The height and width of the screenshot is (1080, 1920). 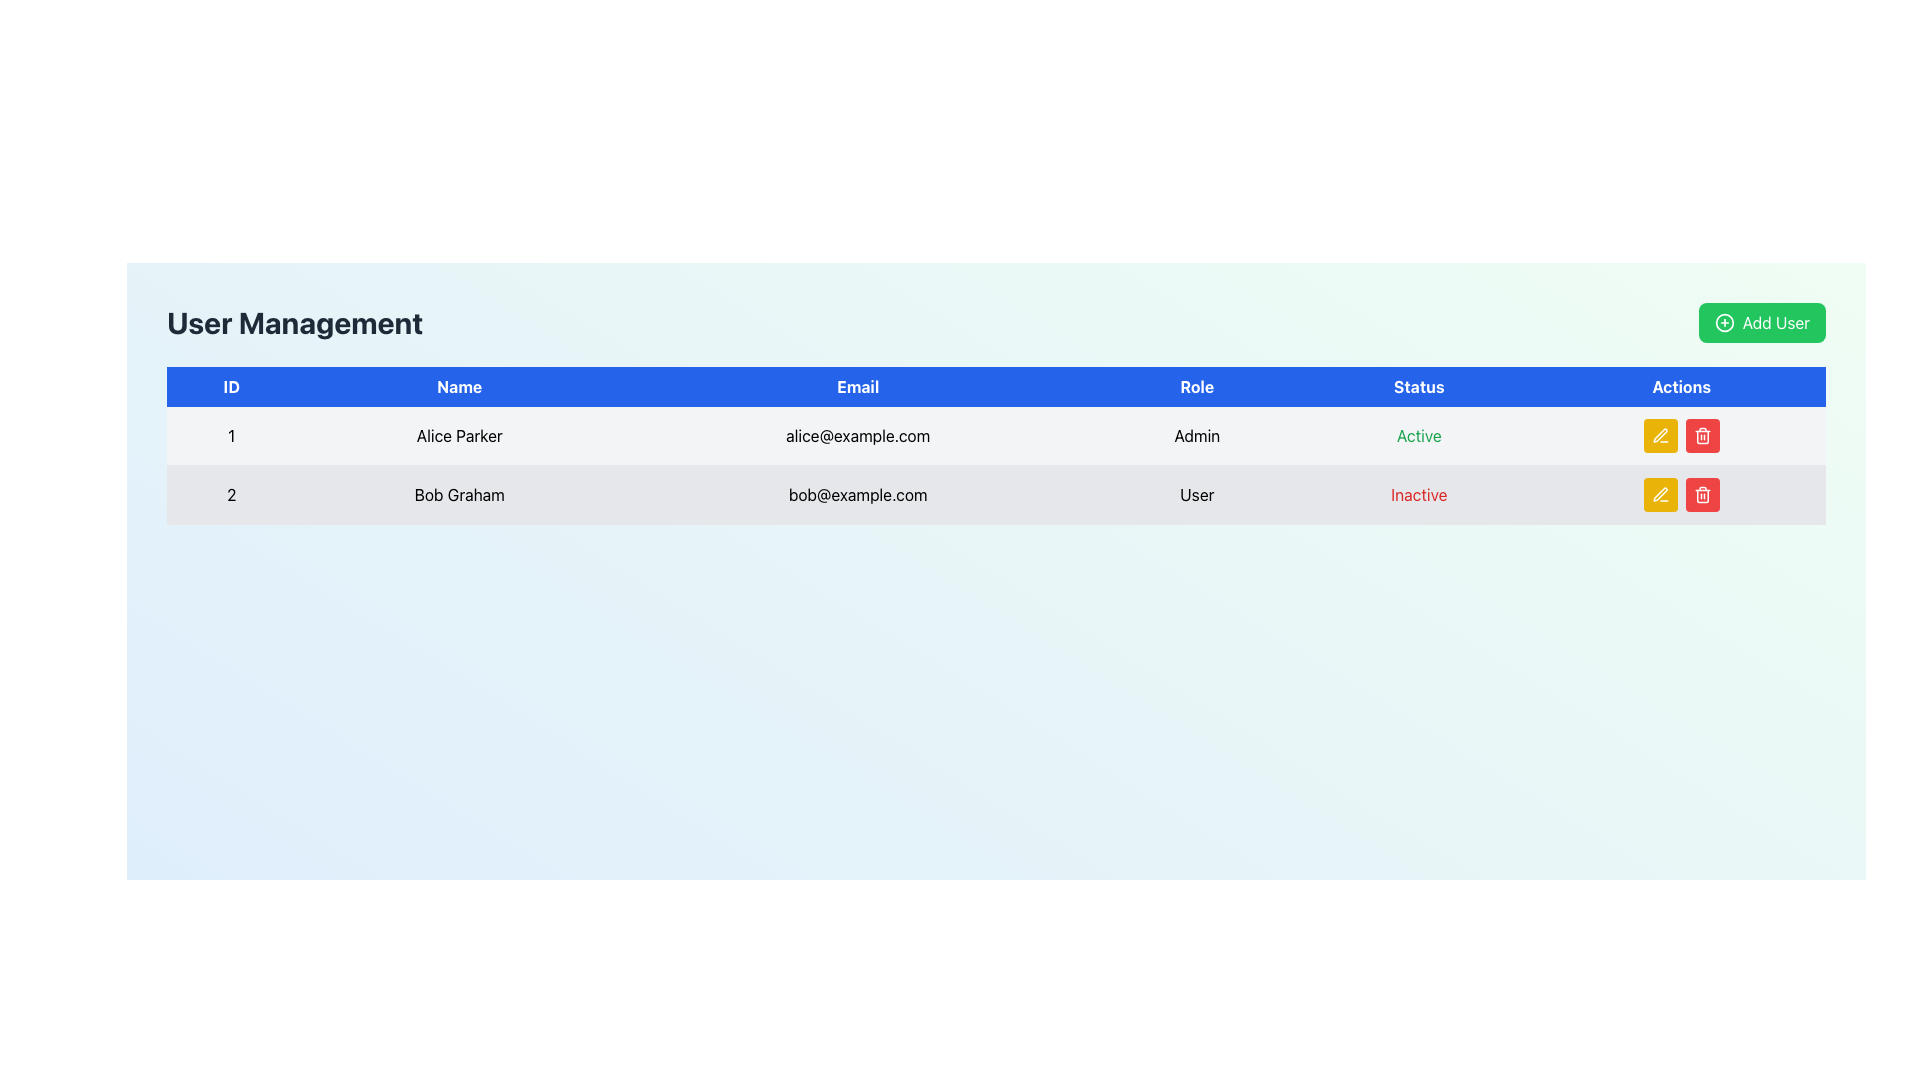 I want to click on the ID header label in the table, which is the first label from the left in the header row, indicating the IDs of the rows beneath, so click(x=231, y=386).